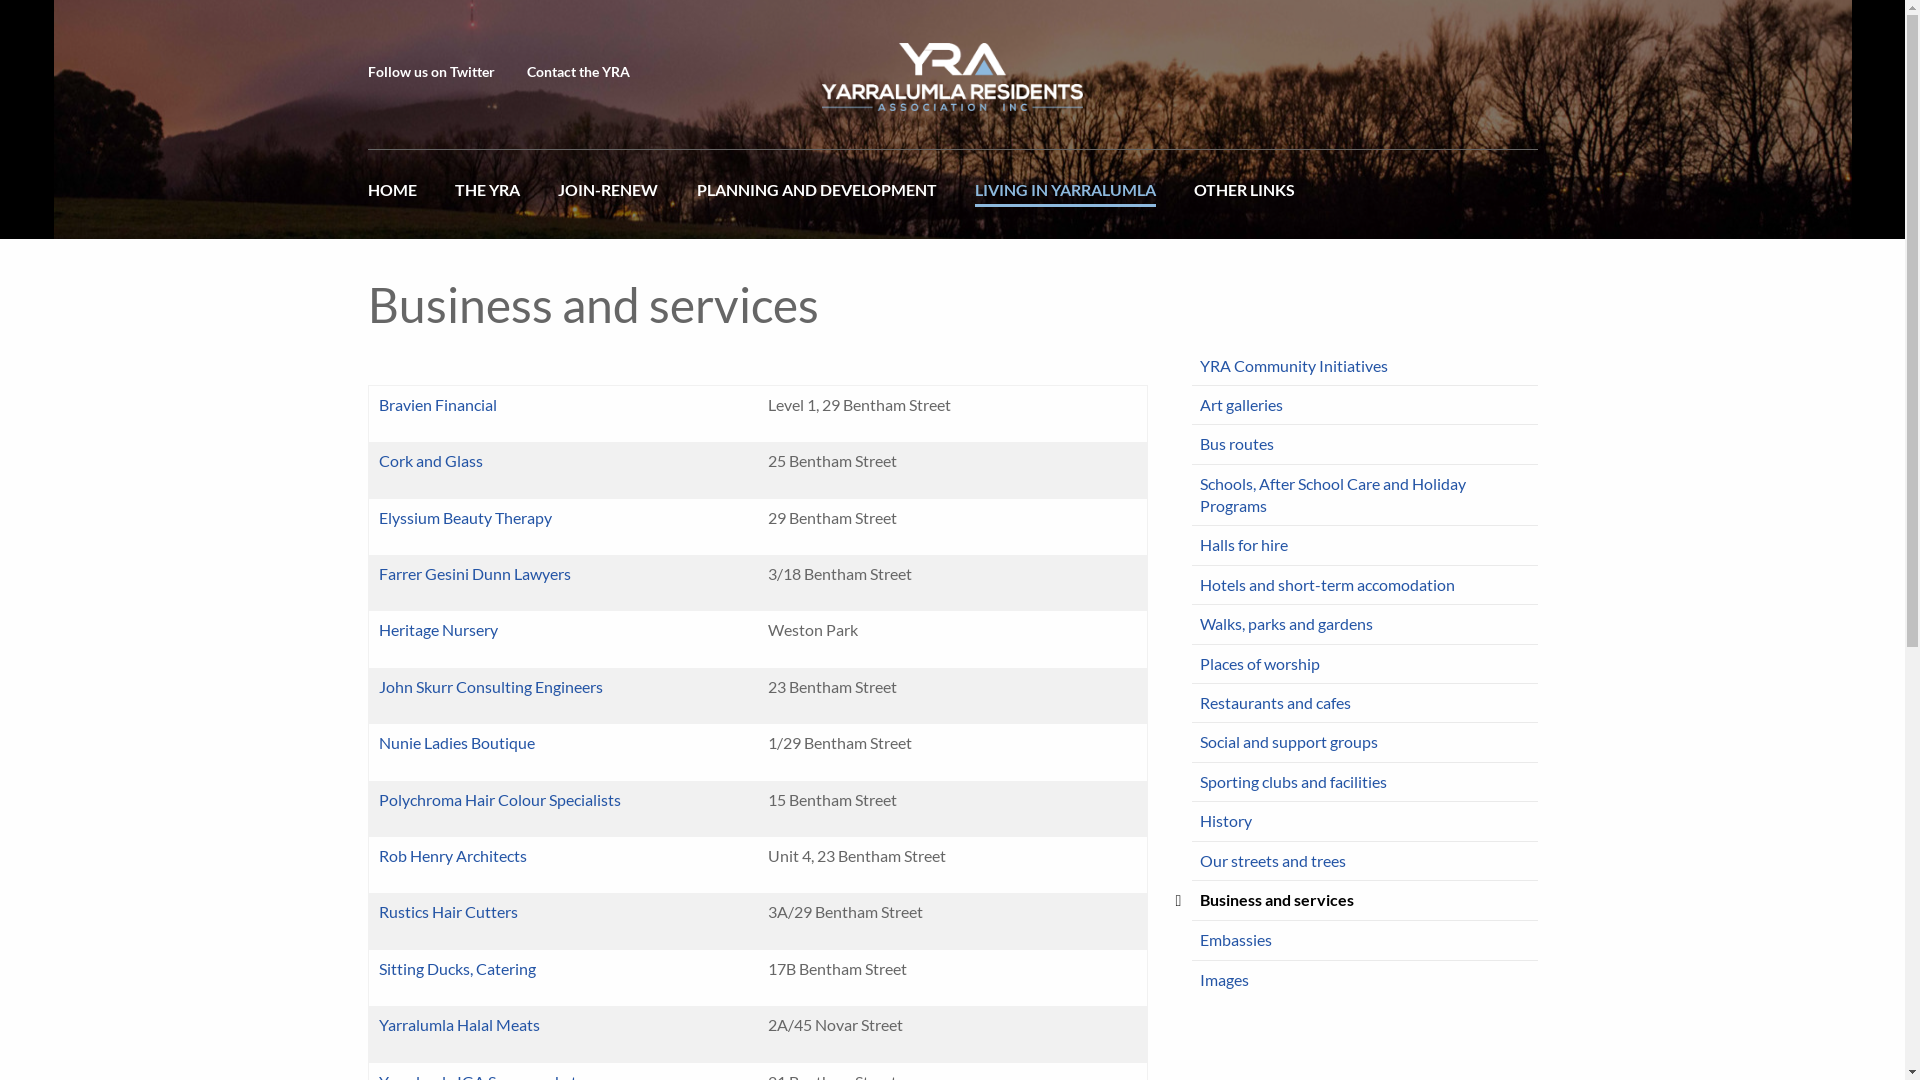  What do you see at coordinates (1363, 664) in the screenshot?
I see `'Places of worship'` at bounding box center [1363, 664].